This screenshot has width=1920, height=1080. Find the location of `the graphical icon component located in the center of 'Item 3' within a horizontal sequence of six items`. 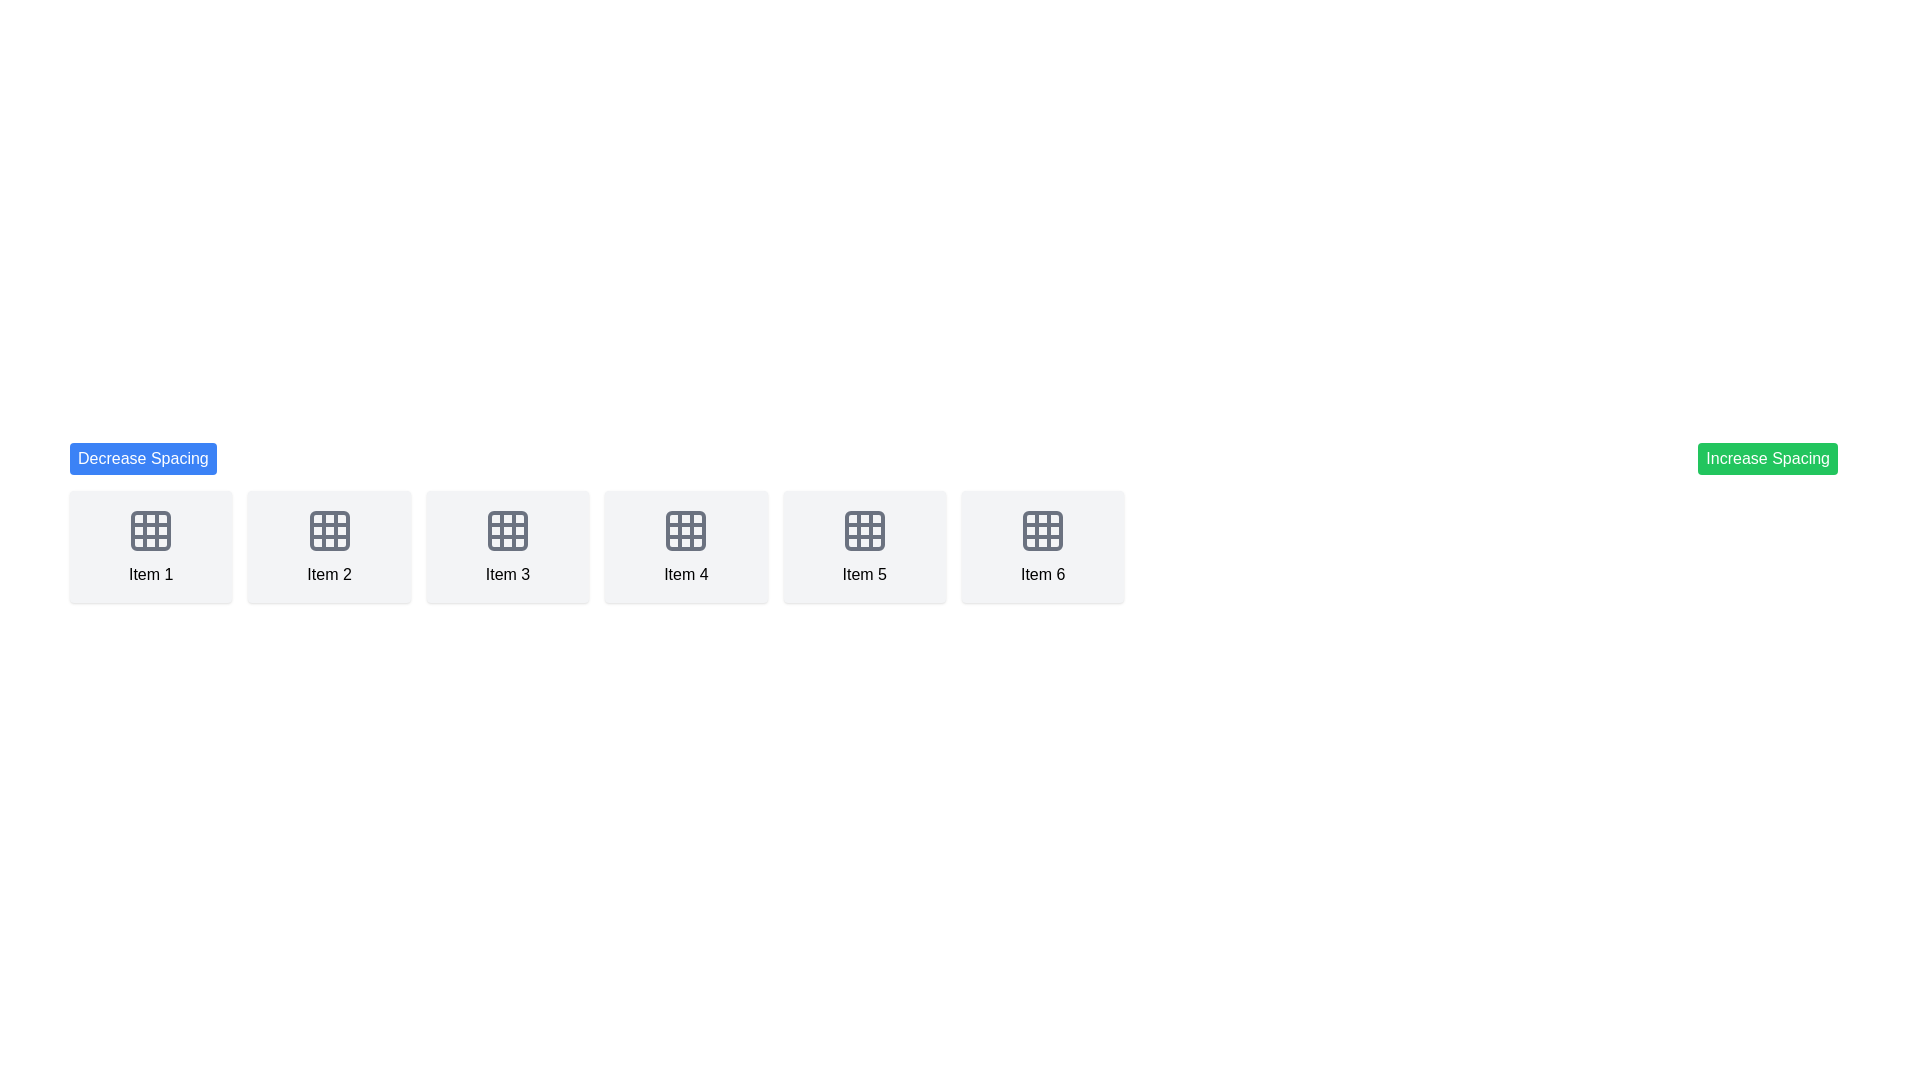

the graphical icon component located in the center of 'Item 3' within a horizontal sequence of six items is located at coordinates (508, 530).